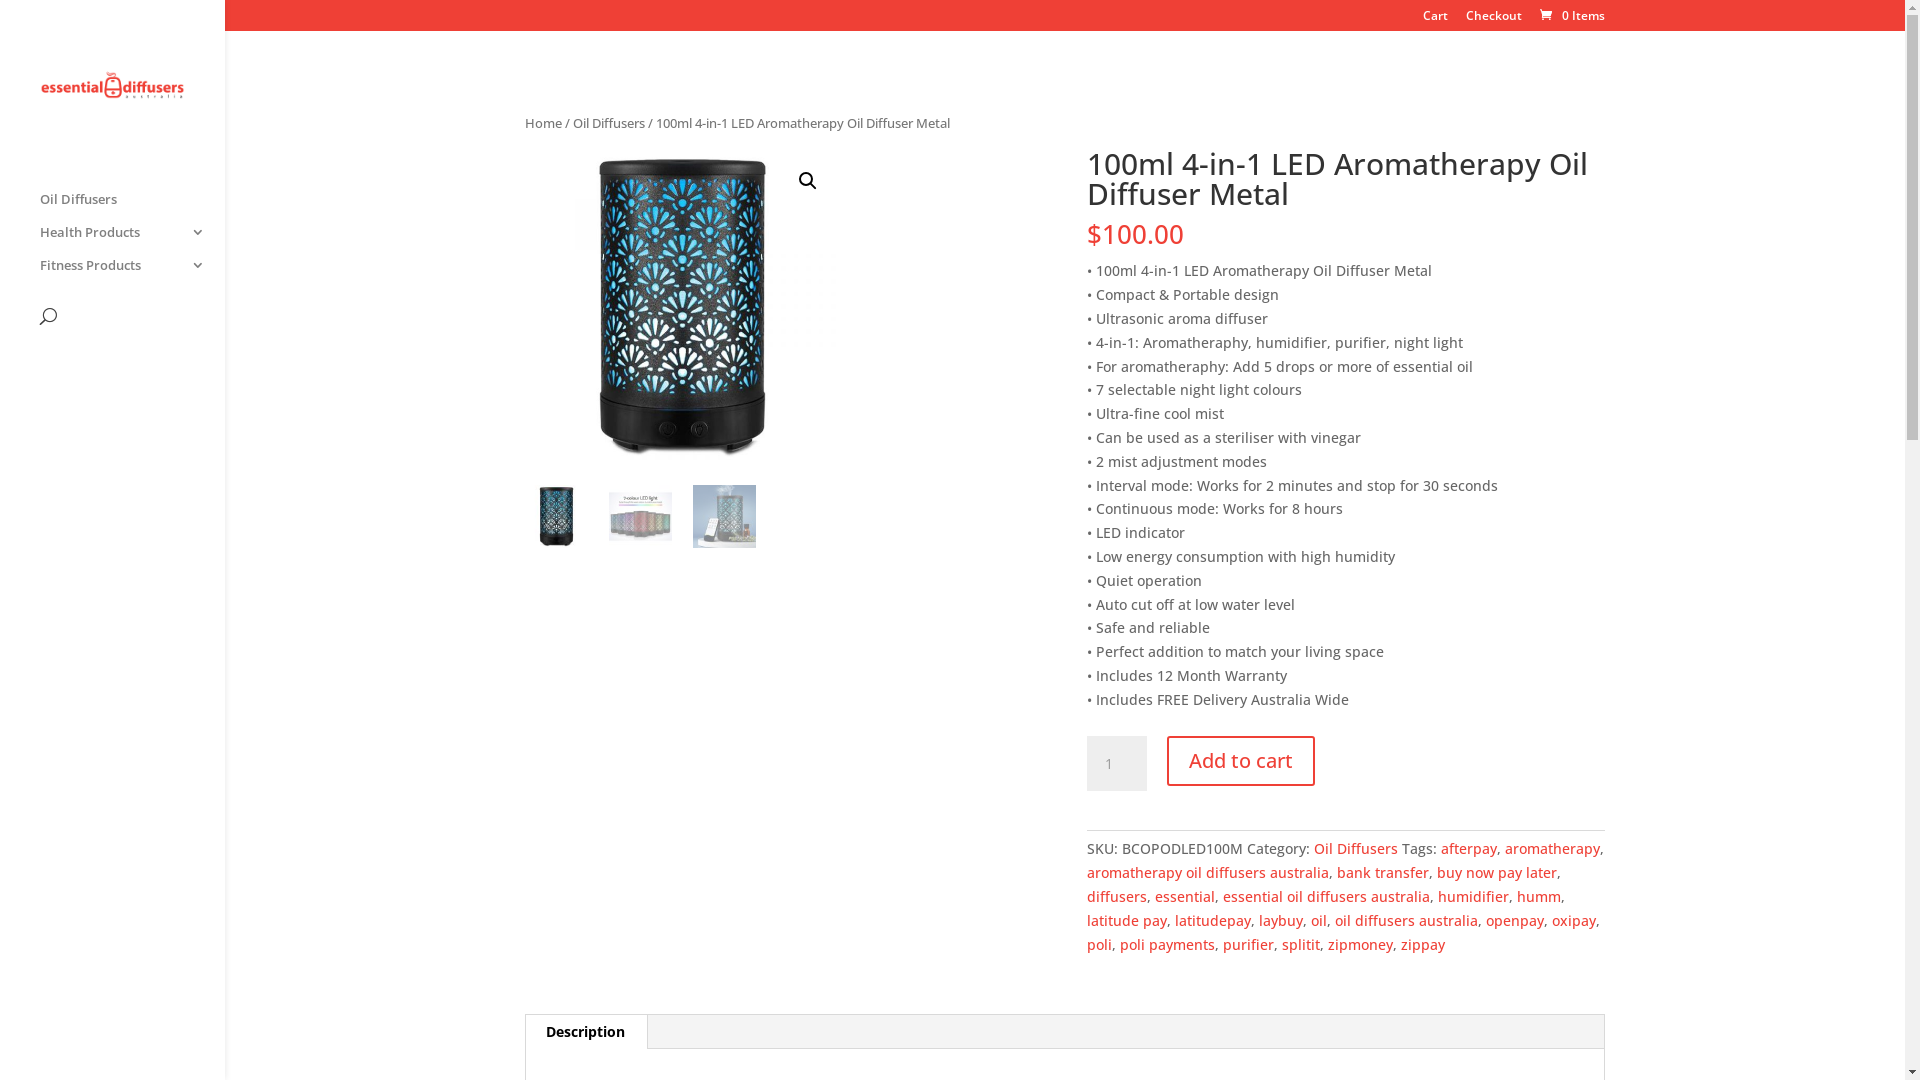 This screenshot has height=1080, width=1920. I want to click on 'bank transfer', so click(1381, 871).